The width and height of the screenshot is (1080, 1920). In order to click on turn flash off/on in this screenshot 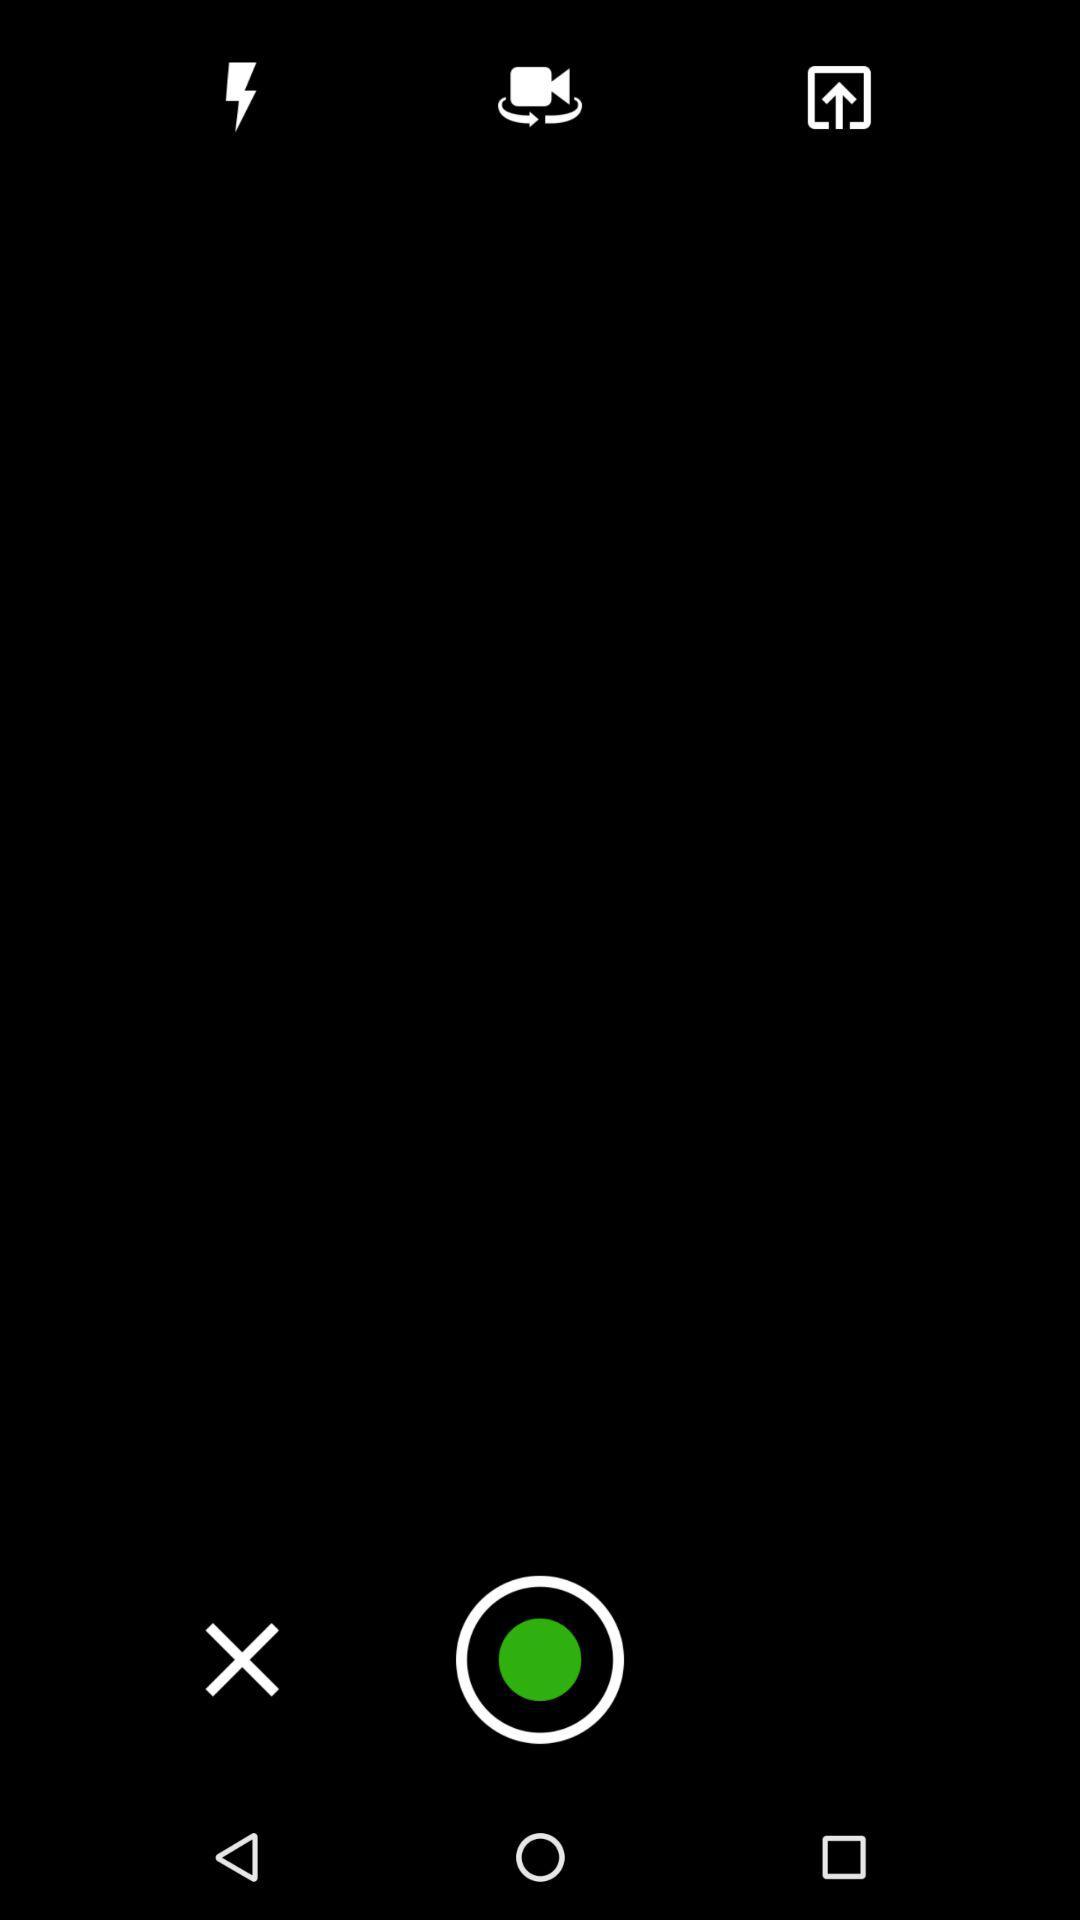, I will do `click(240, 96)`.